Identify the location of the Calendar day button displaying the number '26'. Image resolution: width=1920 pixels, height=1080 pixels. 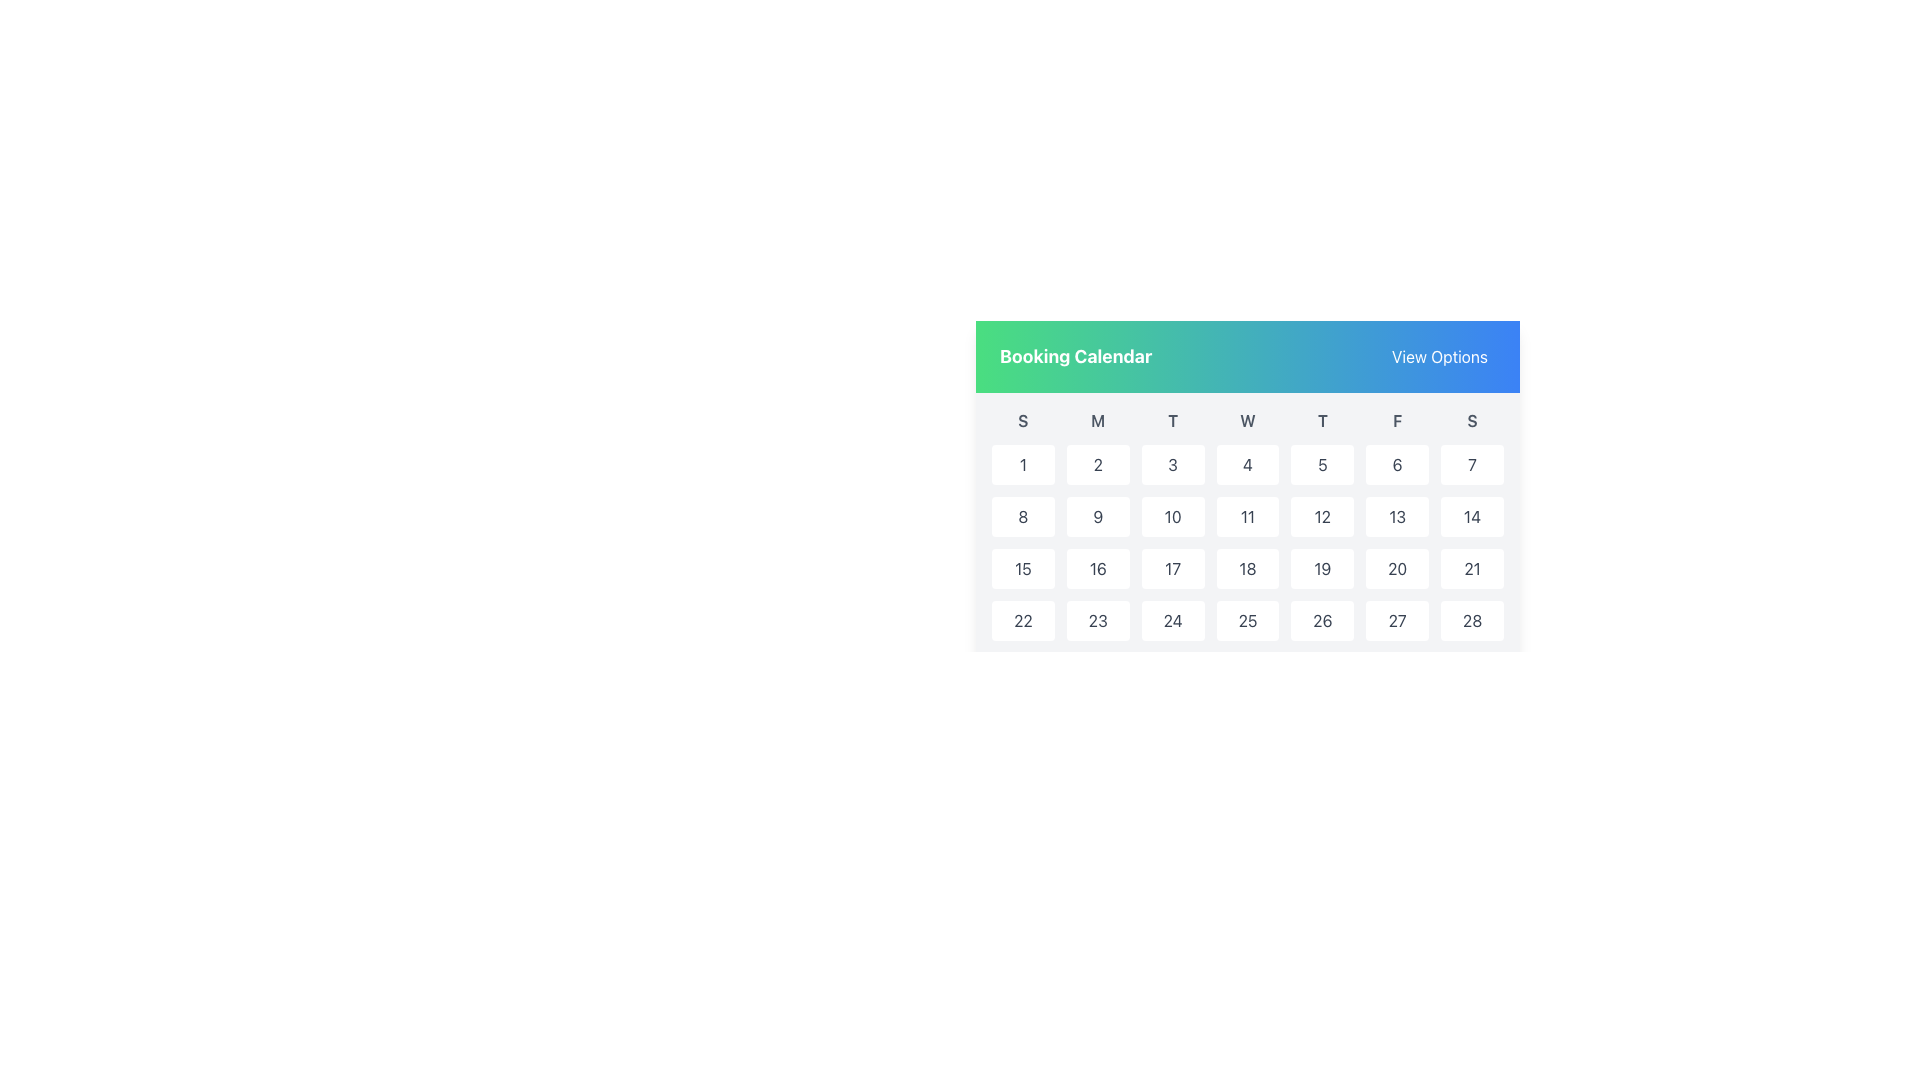
(1322, 620).